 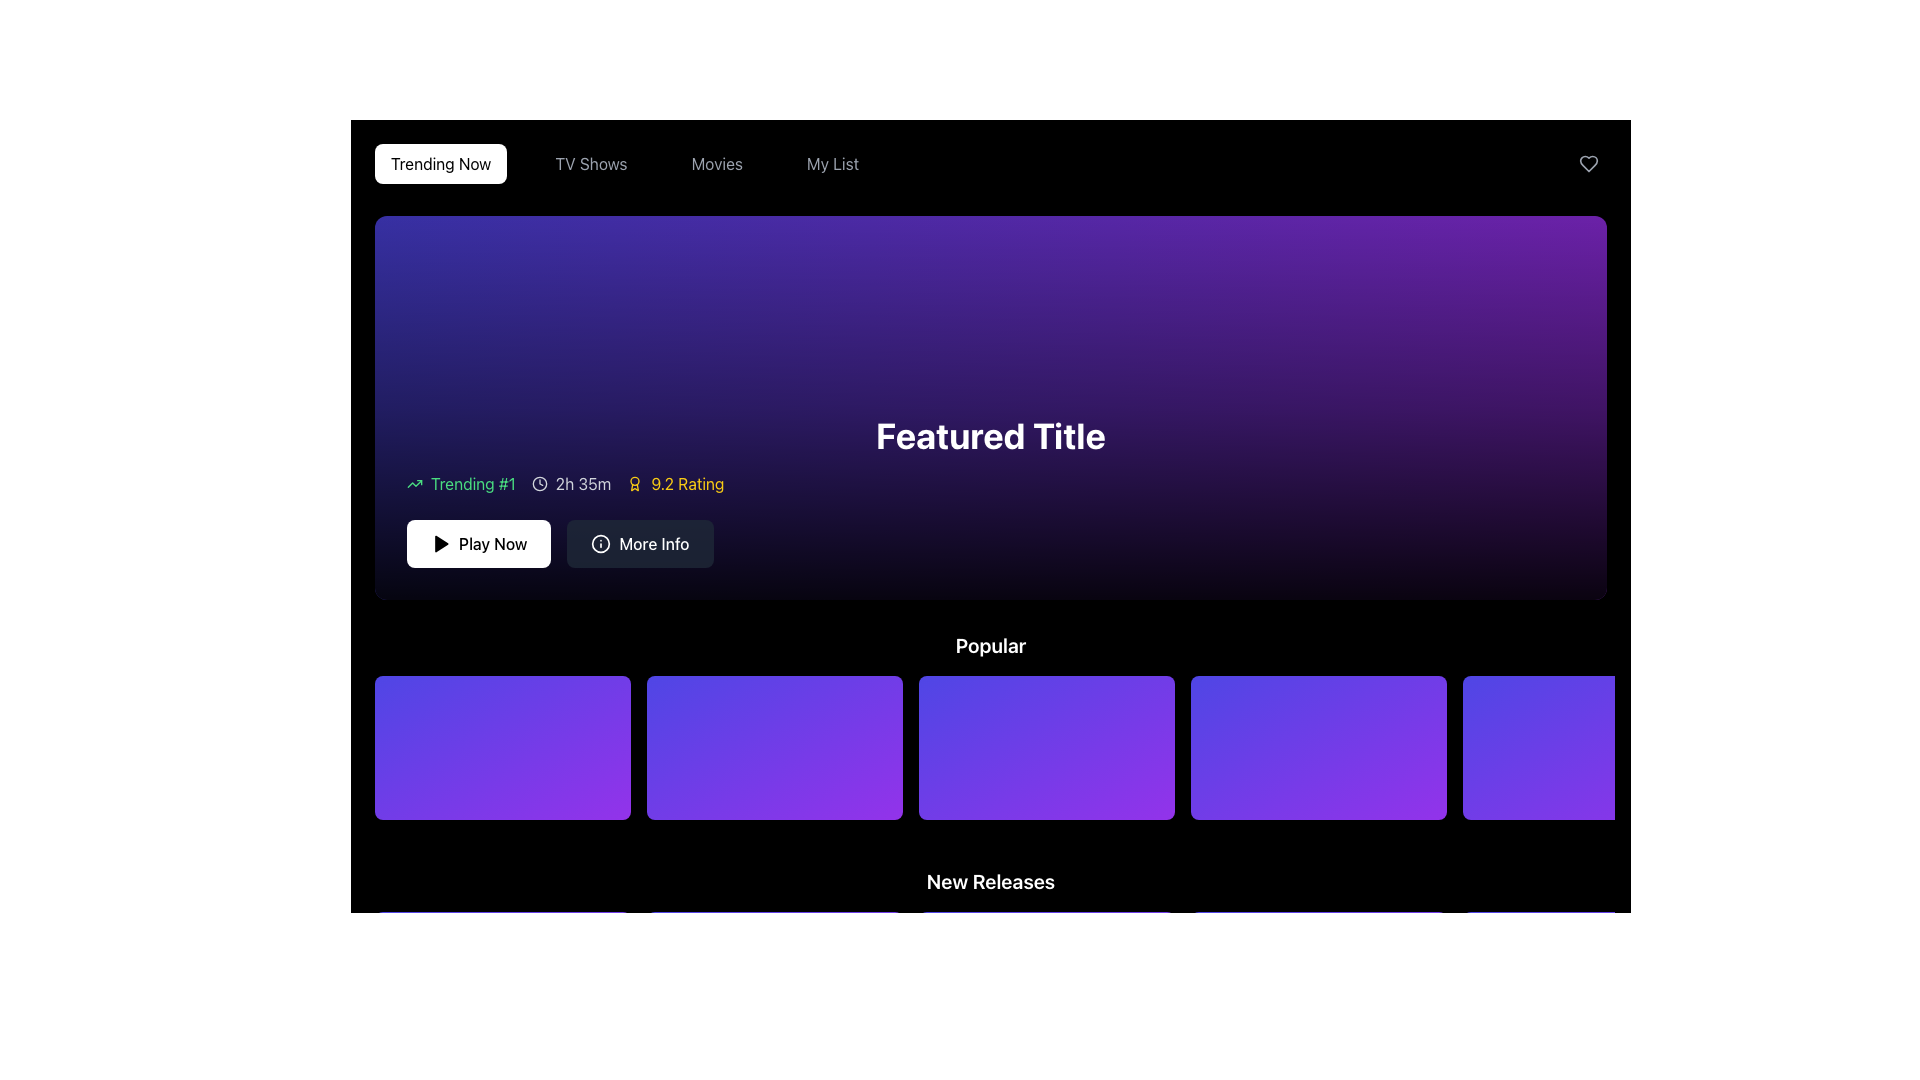 I want to click on the 'New Releases' text label, which serves as a section title above the list of horizontally scrollable cards, to trigger possible tooltips, so click(x=990, y=881).